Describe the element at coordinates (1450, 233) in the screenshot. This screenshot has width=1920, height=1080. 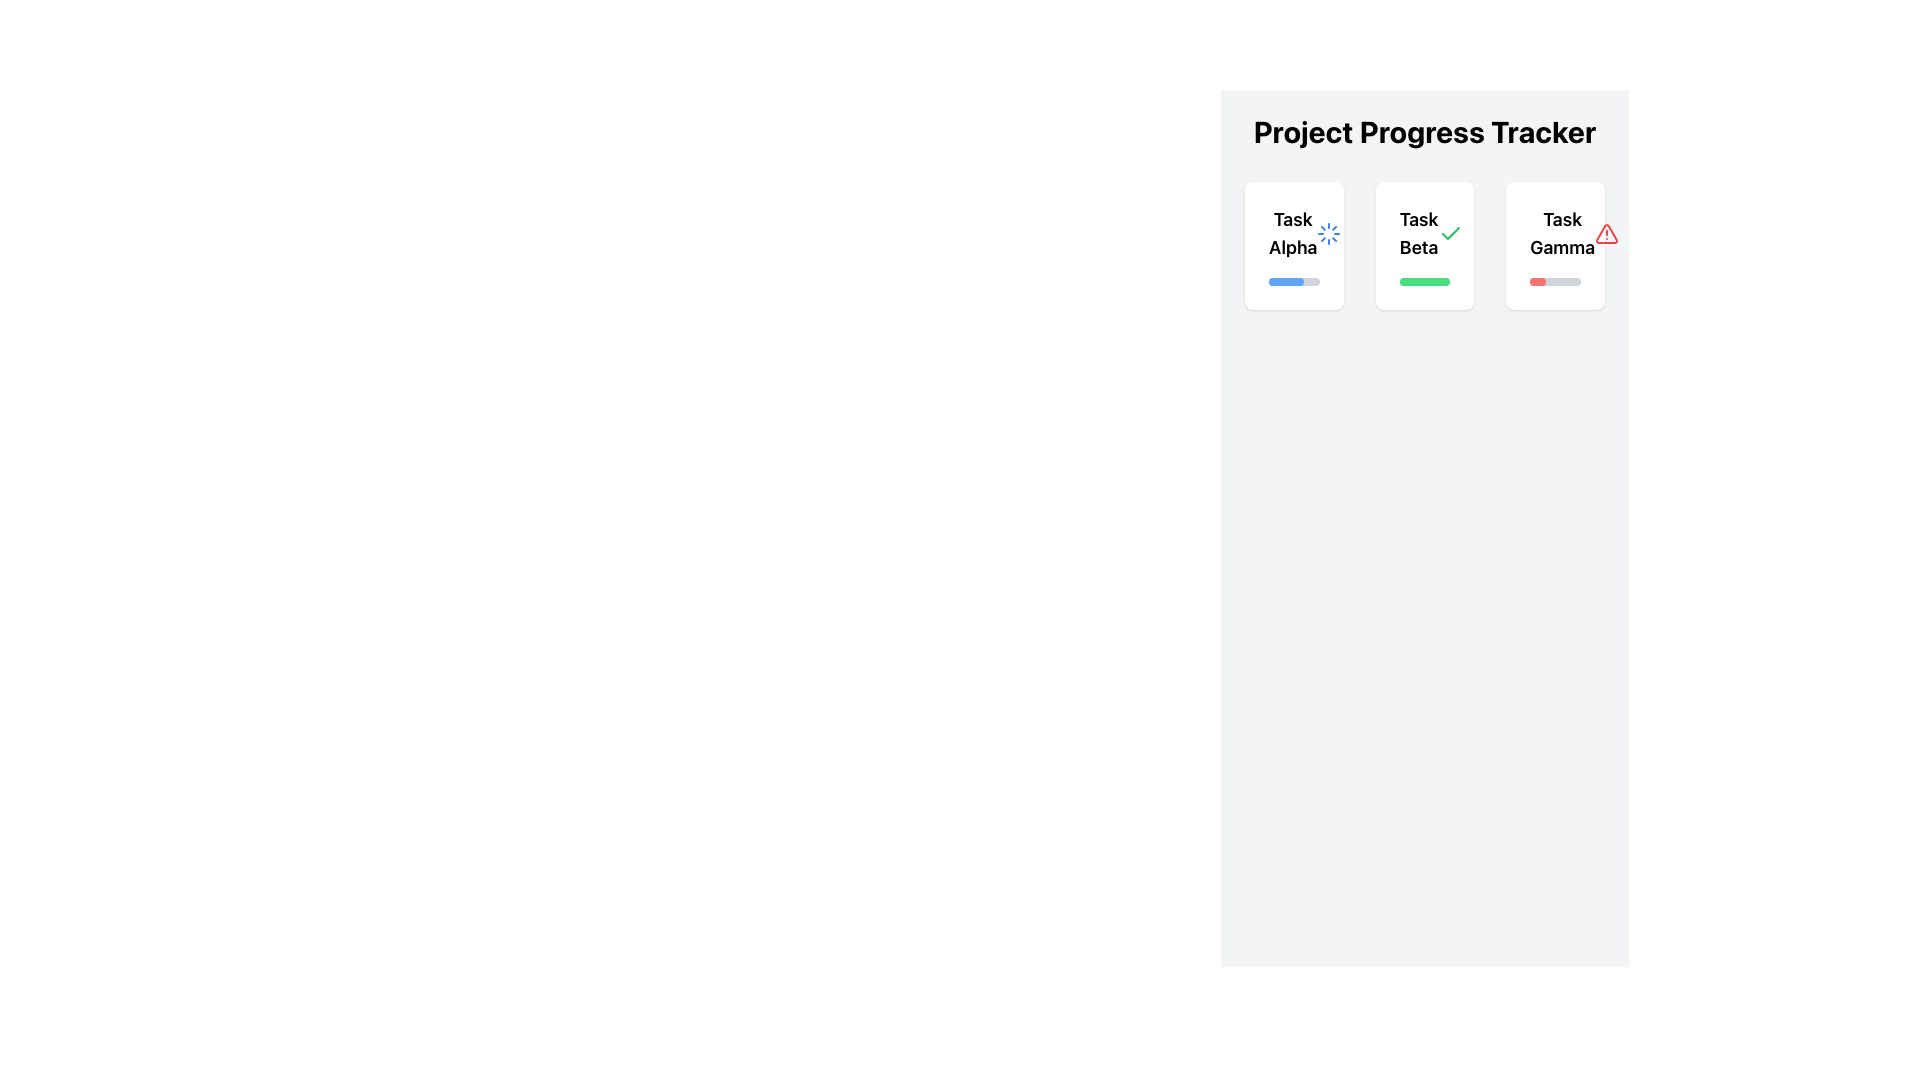
I see `the success status icon located under the title 'Task Beta'` at that location.